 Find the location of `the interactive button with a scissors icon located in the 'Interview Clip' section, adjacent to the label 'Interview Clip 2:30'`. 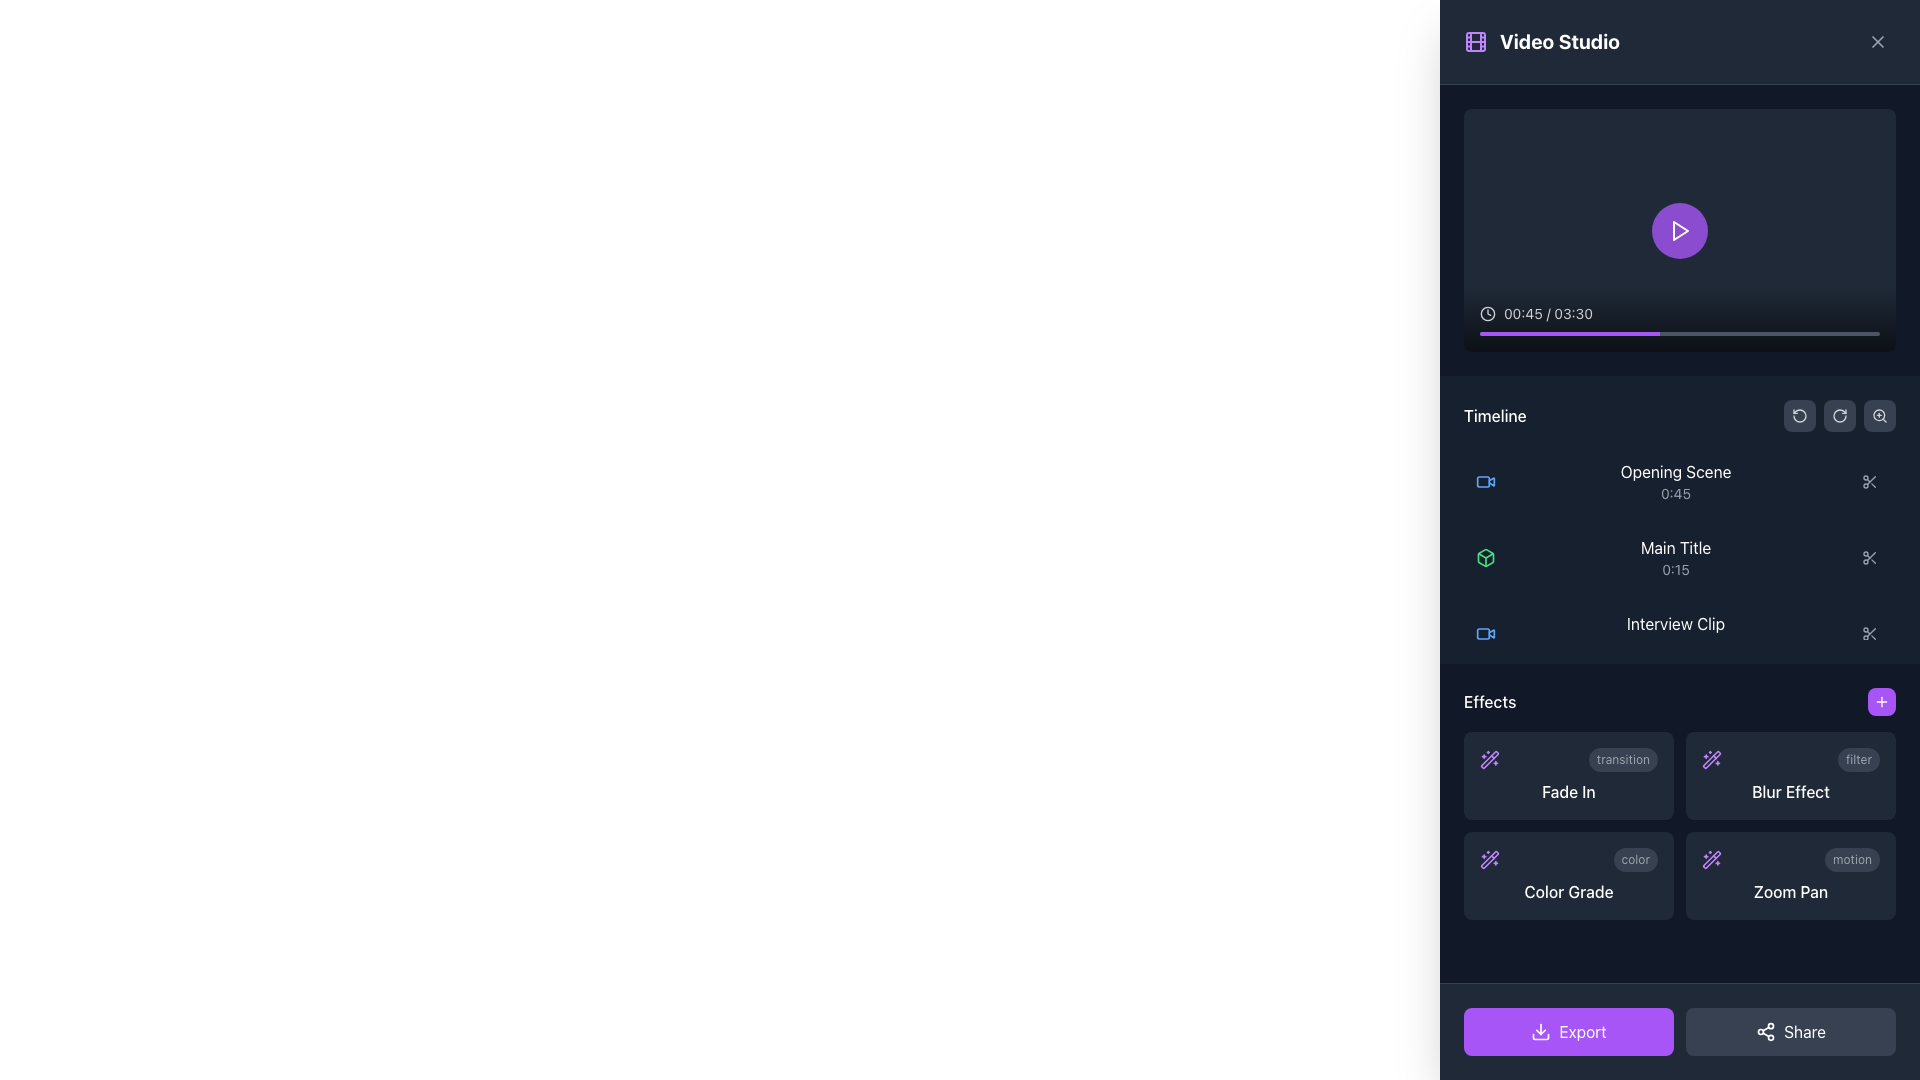

the interactive button with a scissors icon located in the 'Interview Clip' section, adjacent to the label 'Interview Clip 2:30' is located at coordinates (1869, 633).